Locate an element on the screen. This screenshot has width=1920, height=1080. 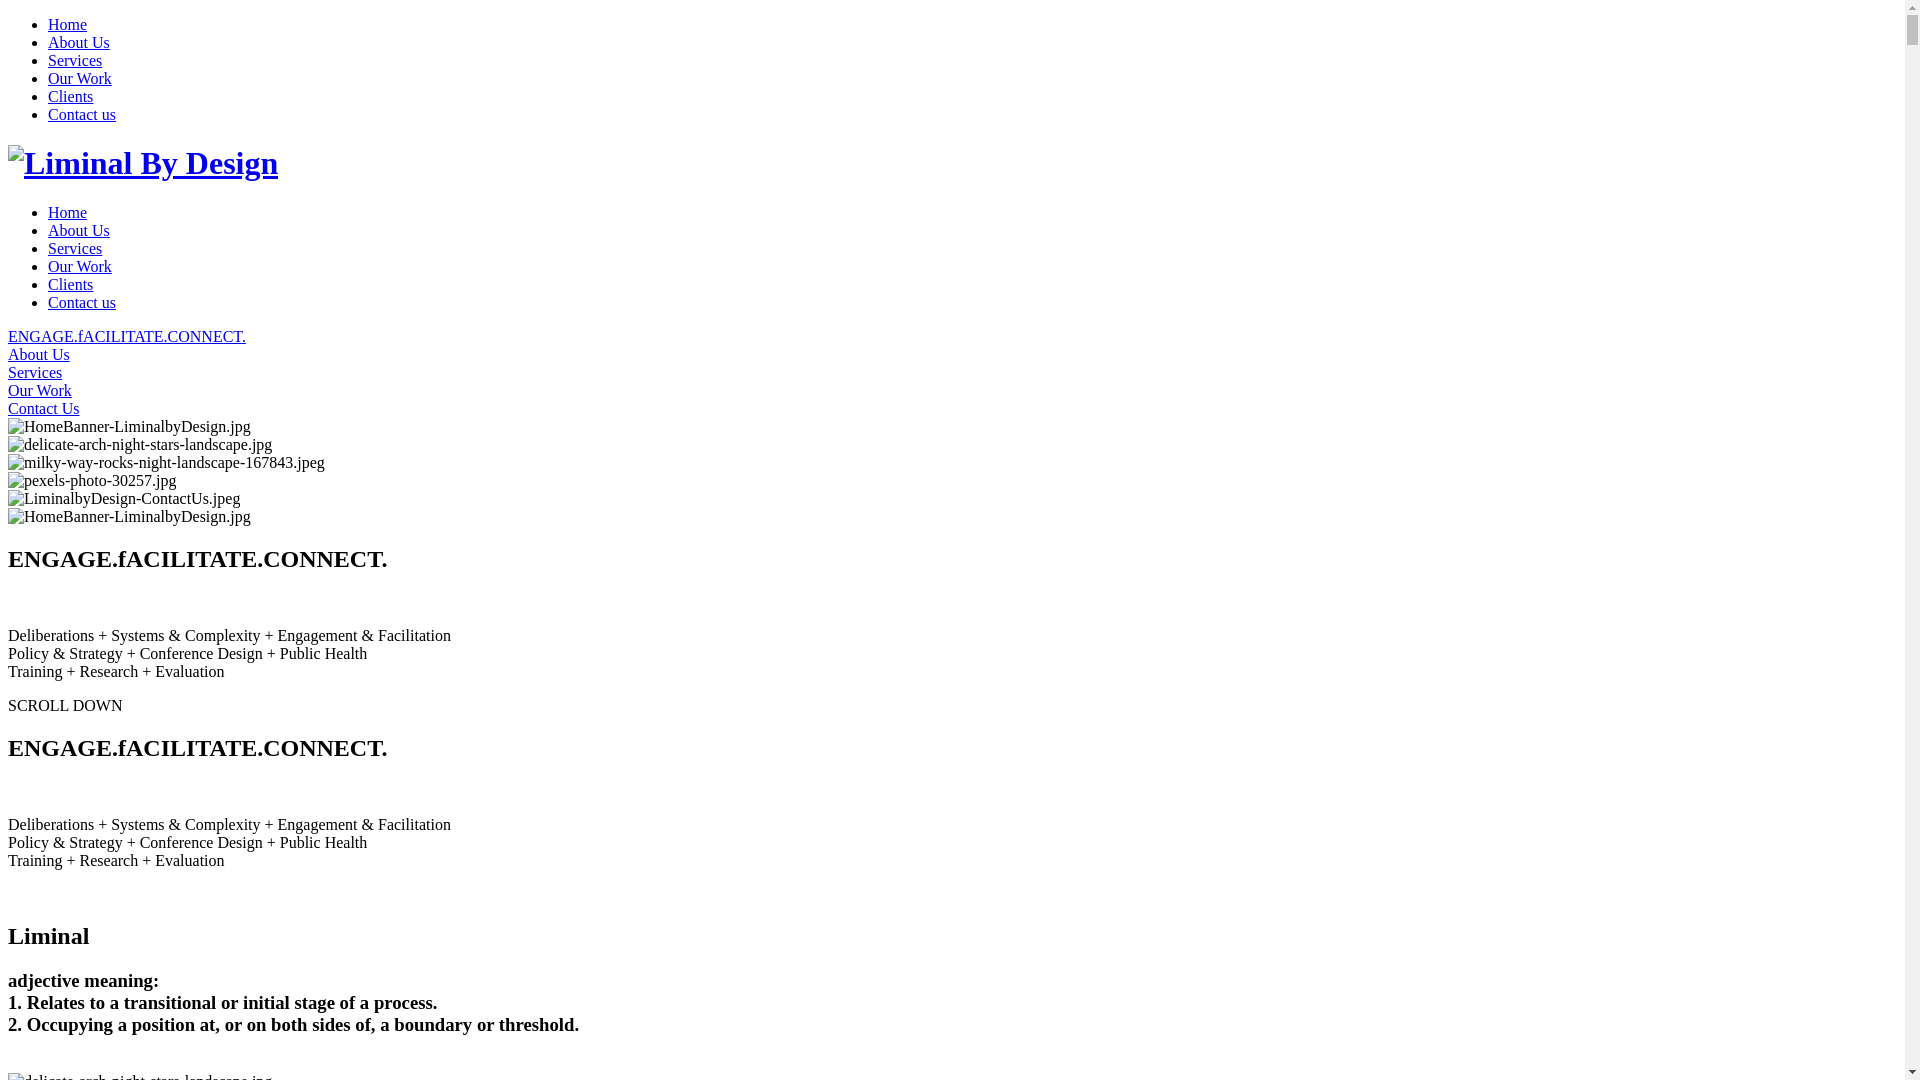
'Clients' is located at coordinates (70, 284).